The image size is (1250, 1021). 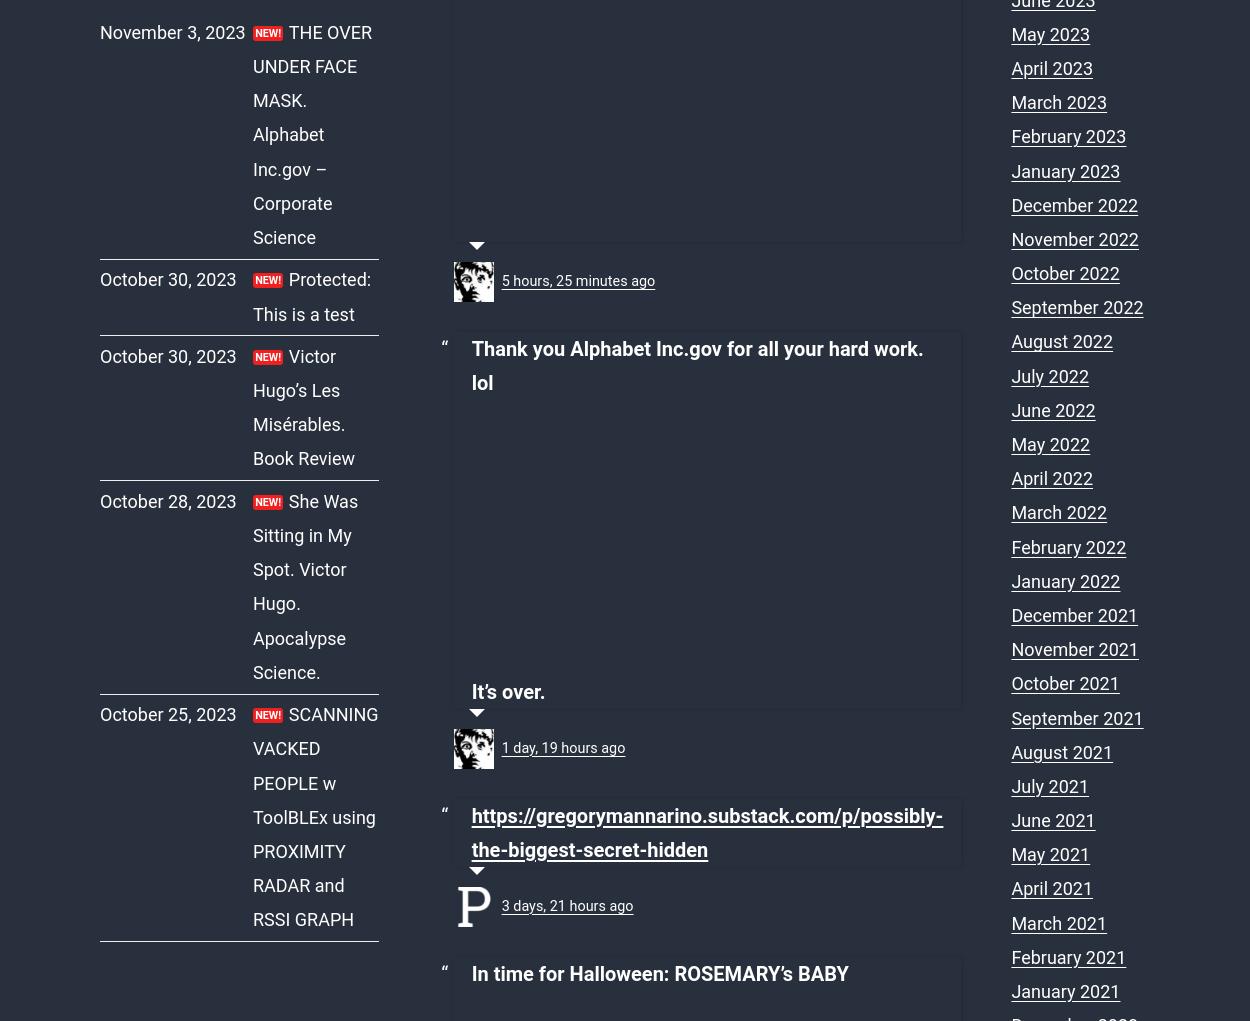 What do you see at coordinates (1064, 272) in the screenshot?
I see `'October 2022'` at bounding box center [1064, 272].